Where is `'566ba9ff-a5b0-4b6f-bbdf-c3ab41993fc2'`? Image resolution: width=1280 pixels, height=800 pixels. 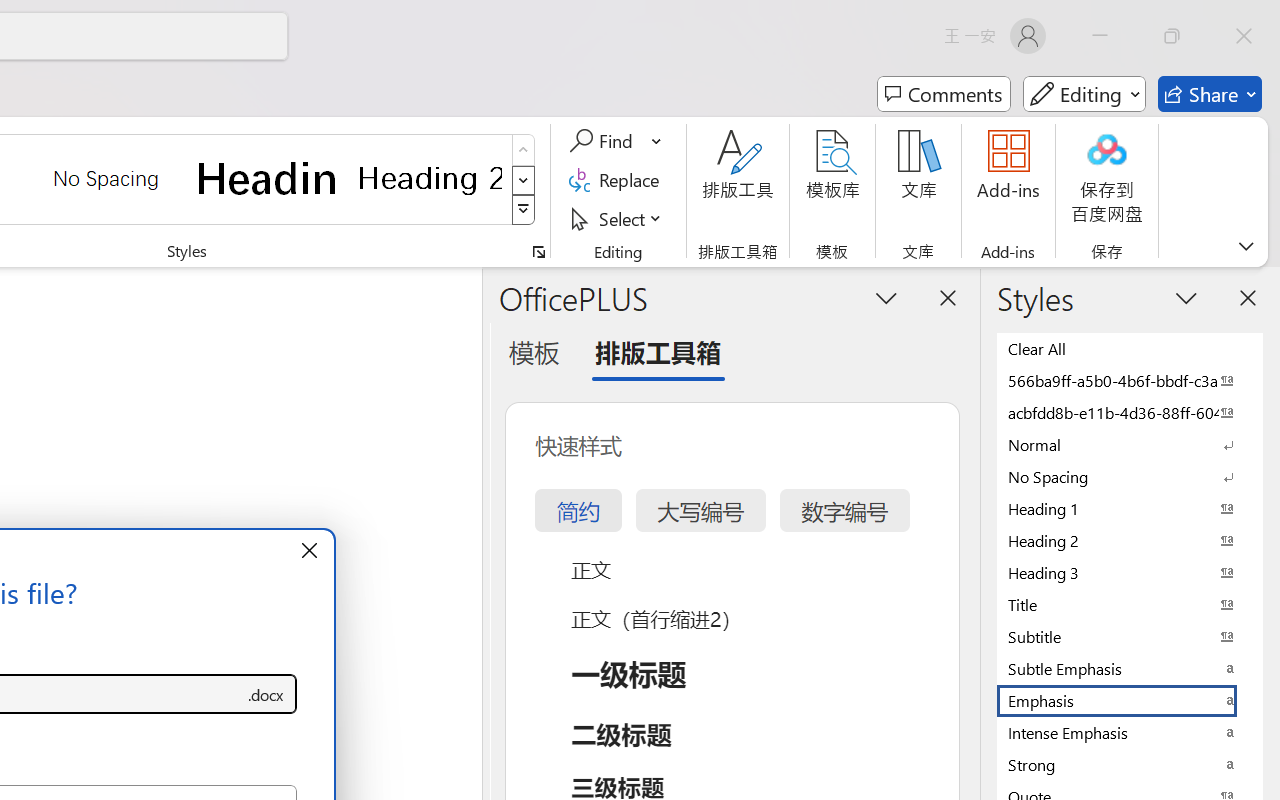
'566ba9ff-a5b0-4b6f-bbdf-c3ab41993fc2' is located at coordinates (1130, 379).